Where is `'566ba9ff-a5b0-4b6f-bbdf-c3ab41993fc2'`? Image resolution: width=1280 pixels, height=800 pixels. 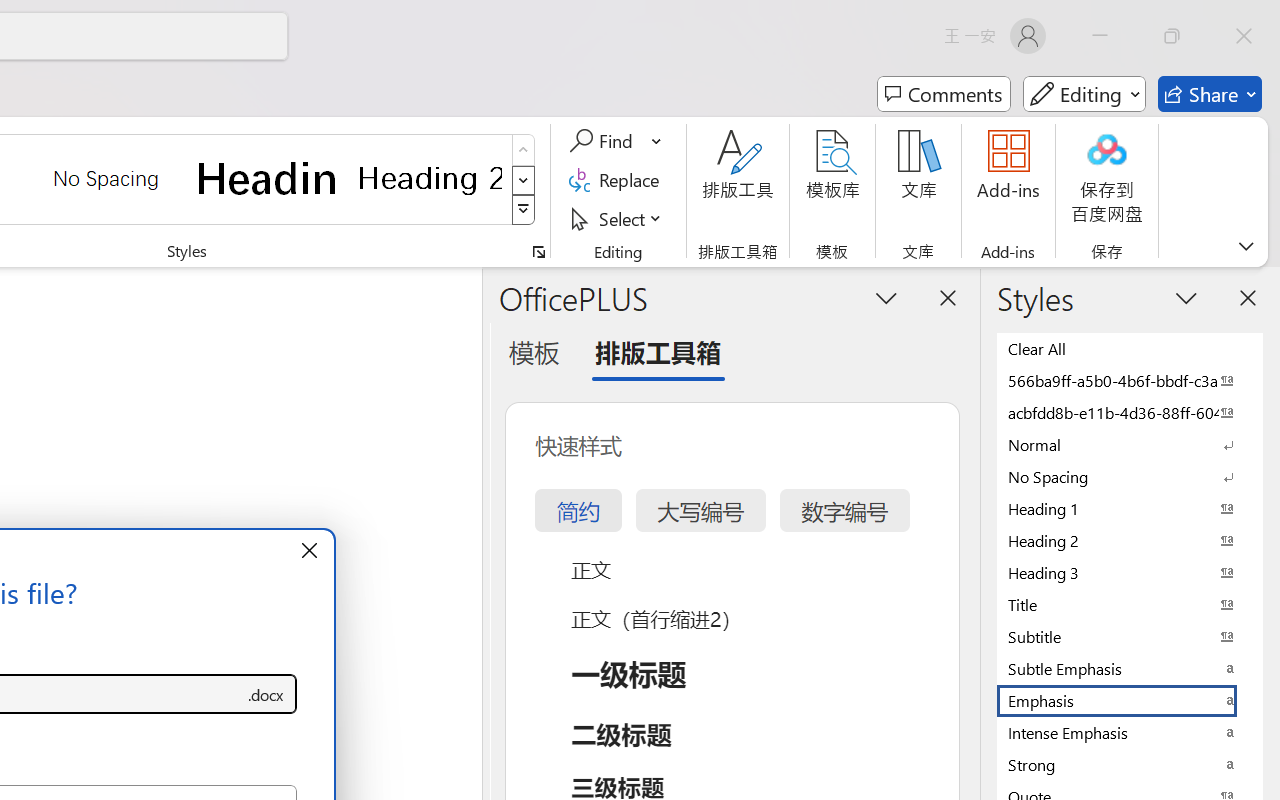
'566ba9ff-a5b0-4b6f-bbdf-c3ab41993fc2' is located at coordinates (1130, 379).